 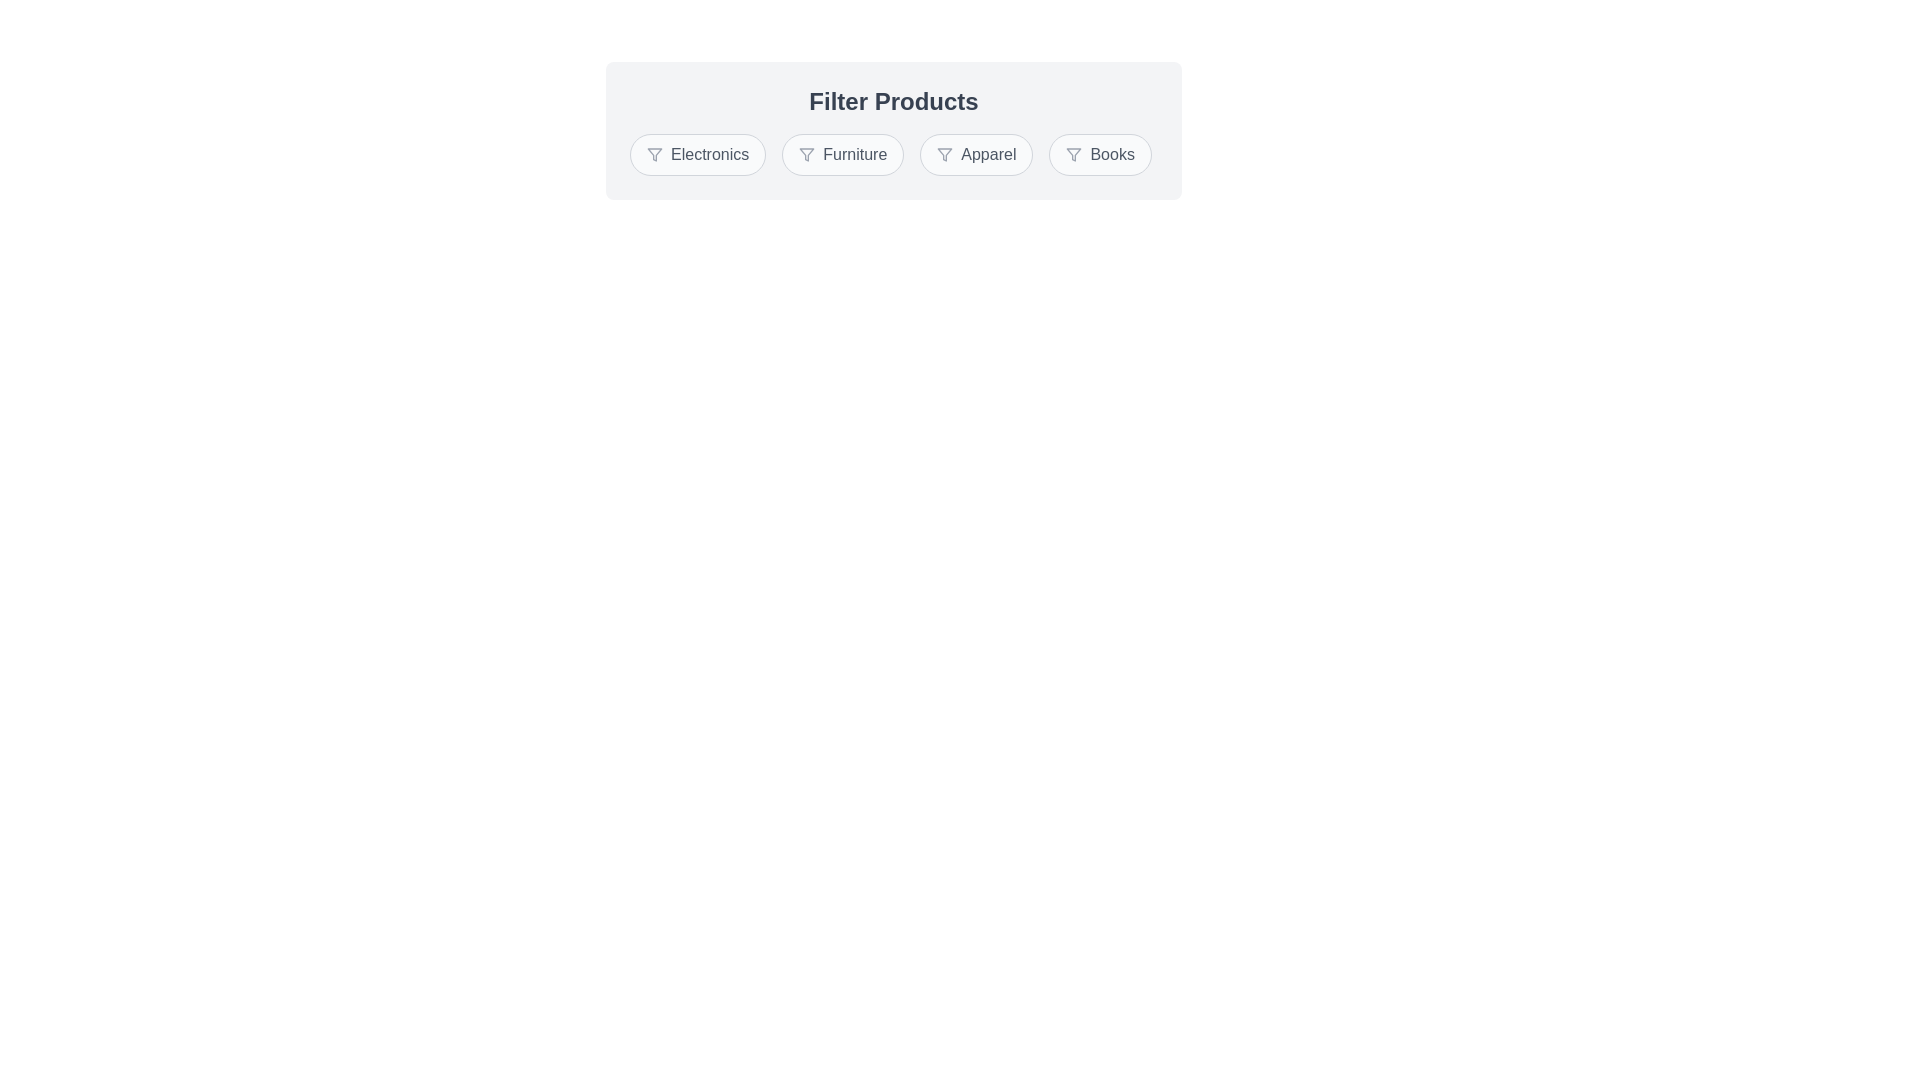 I want to click on the icon inside the chip labeled Furniture, so click(x=806, y=153).